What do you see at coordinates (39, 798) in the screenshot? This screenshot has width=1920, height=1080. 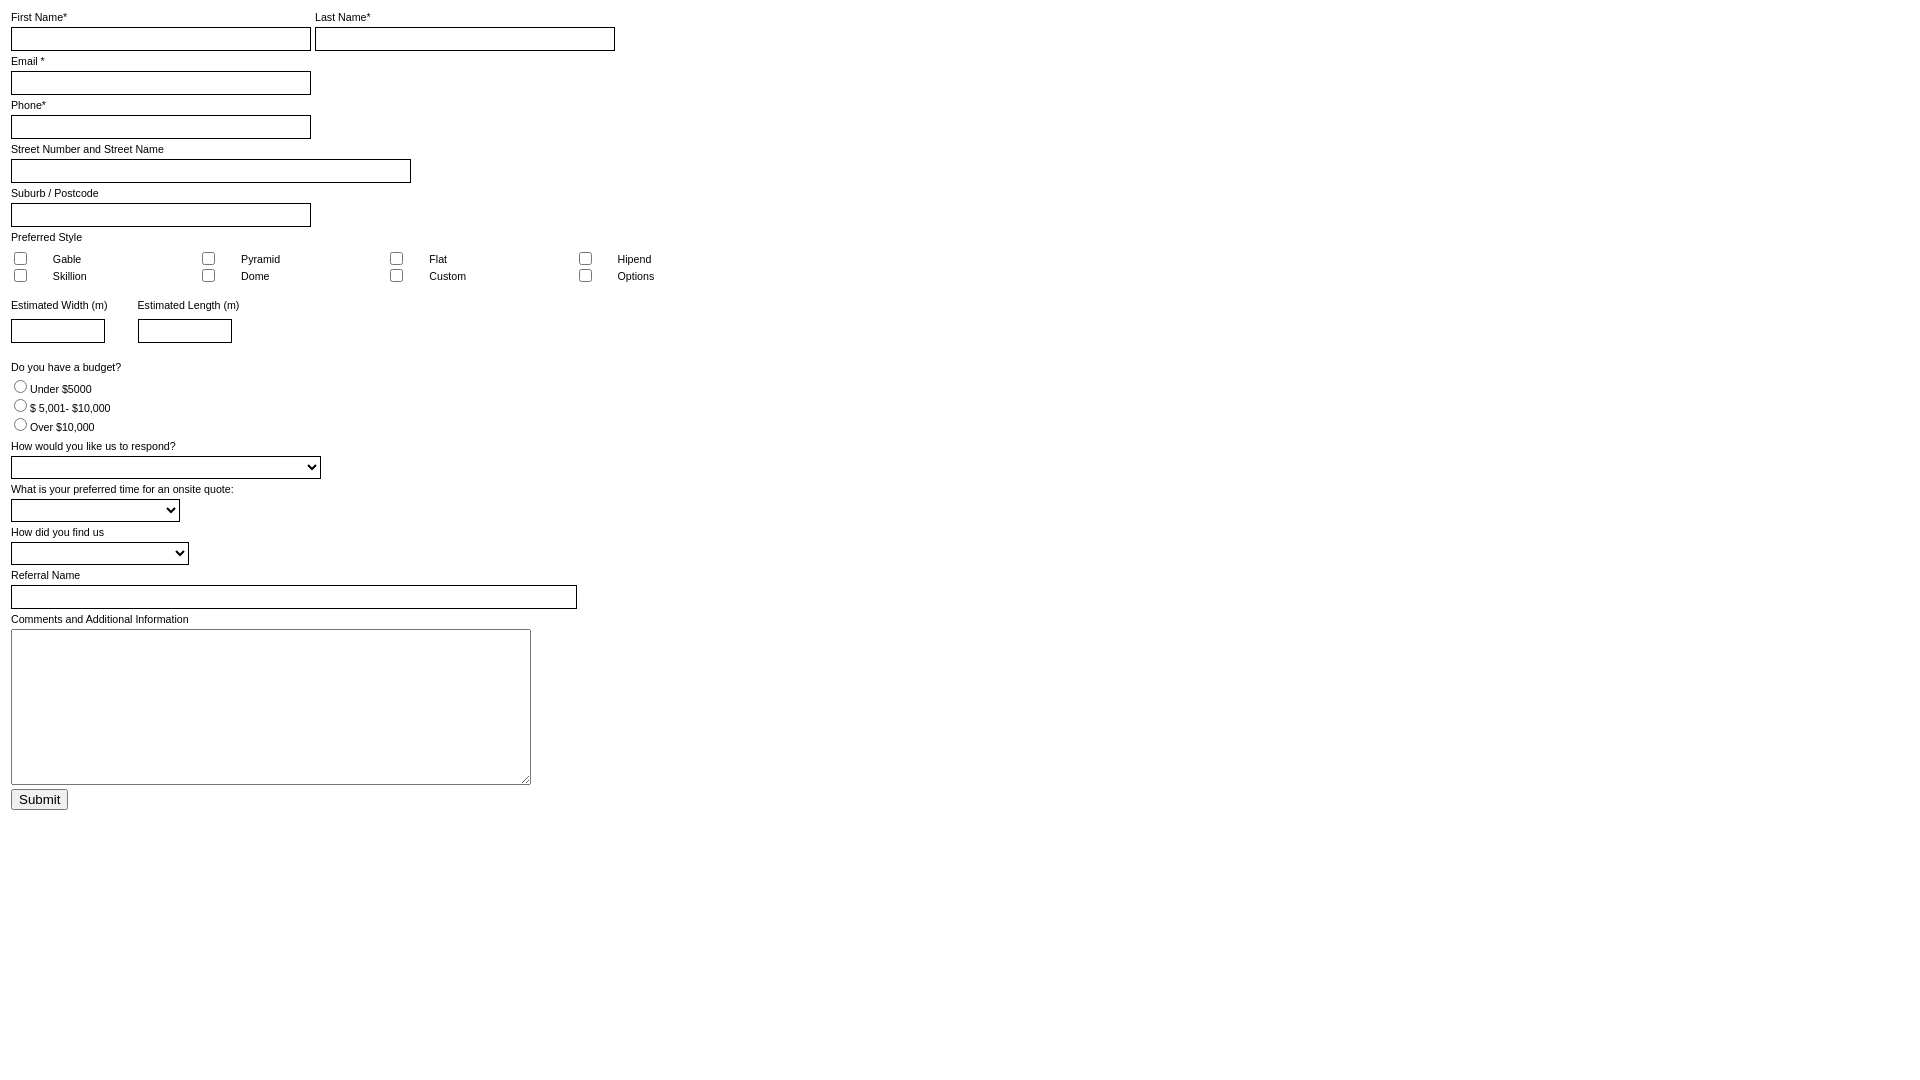 I see `'Submit'` at bounding box center [39, 798].